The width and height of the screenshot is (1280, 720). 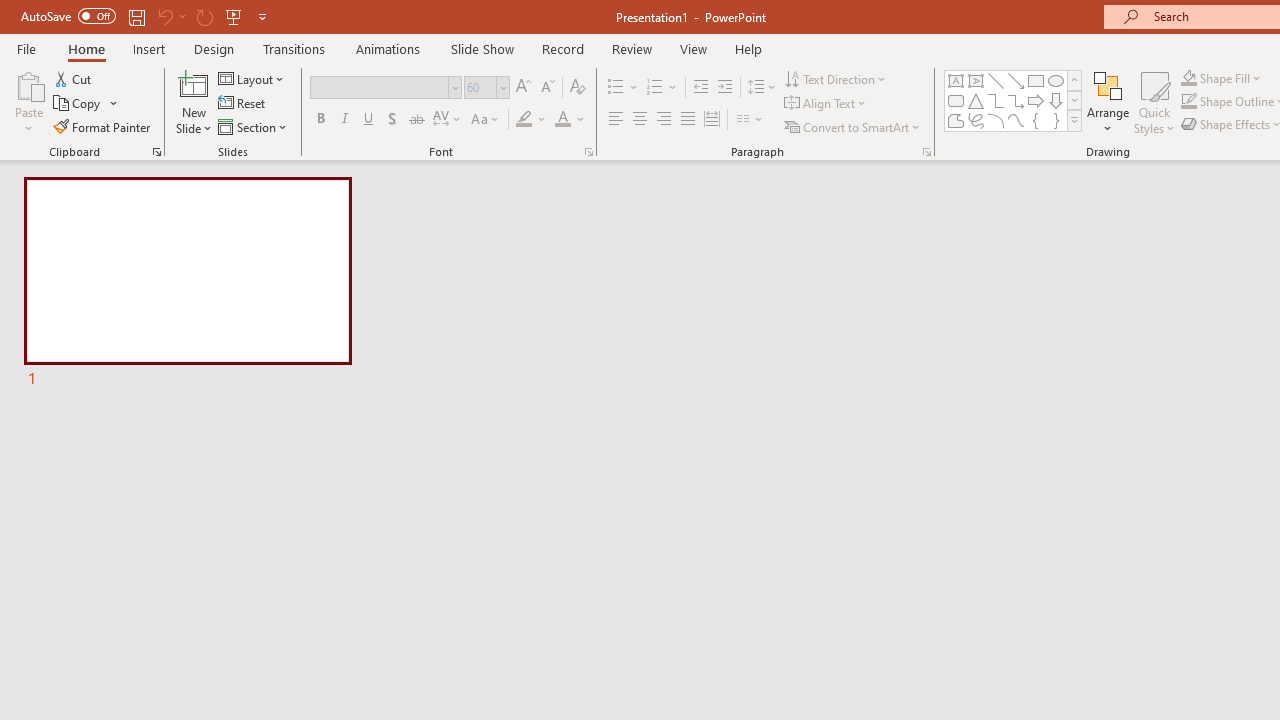 I want to click on 'Increase Indent', so click(x=724, y=86).